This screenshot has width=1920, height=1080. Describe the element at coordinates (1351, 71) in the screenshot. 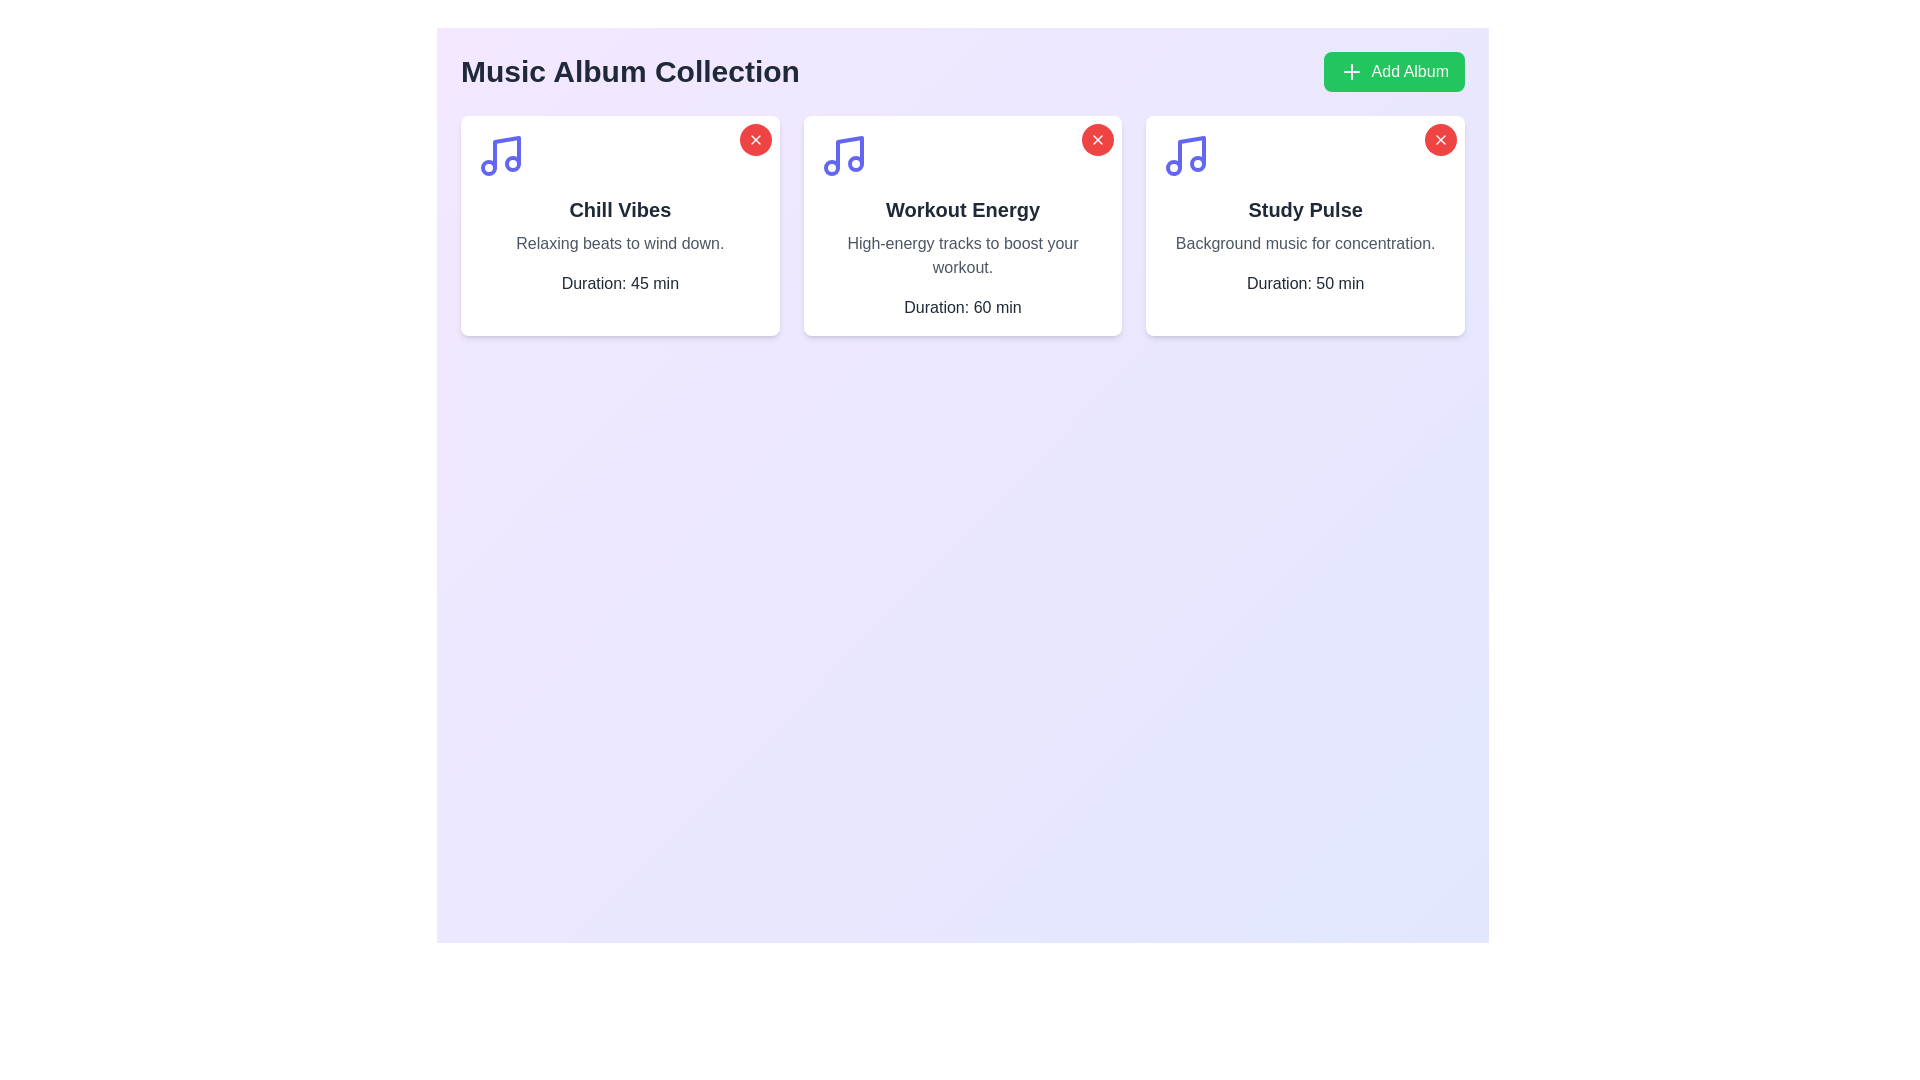

I see `the 'Add Album' button, which contains the icon indicating the addition of a new album to the collection` at that location.